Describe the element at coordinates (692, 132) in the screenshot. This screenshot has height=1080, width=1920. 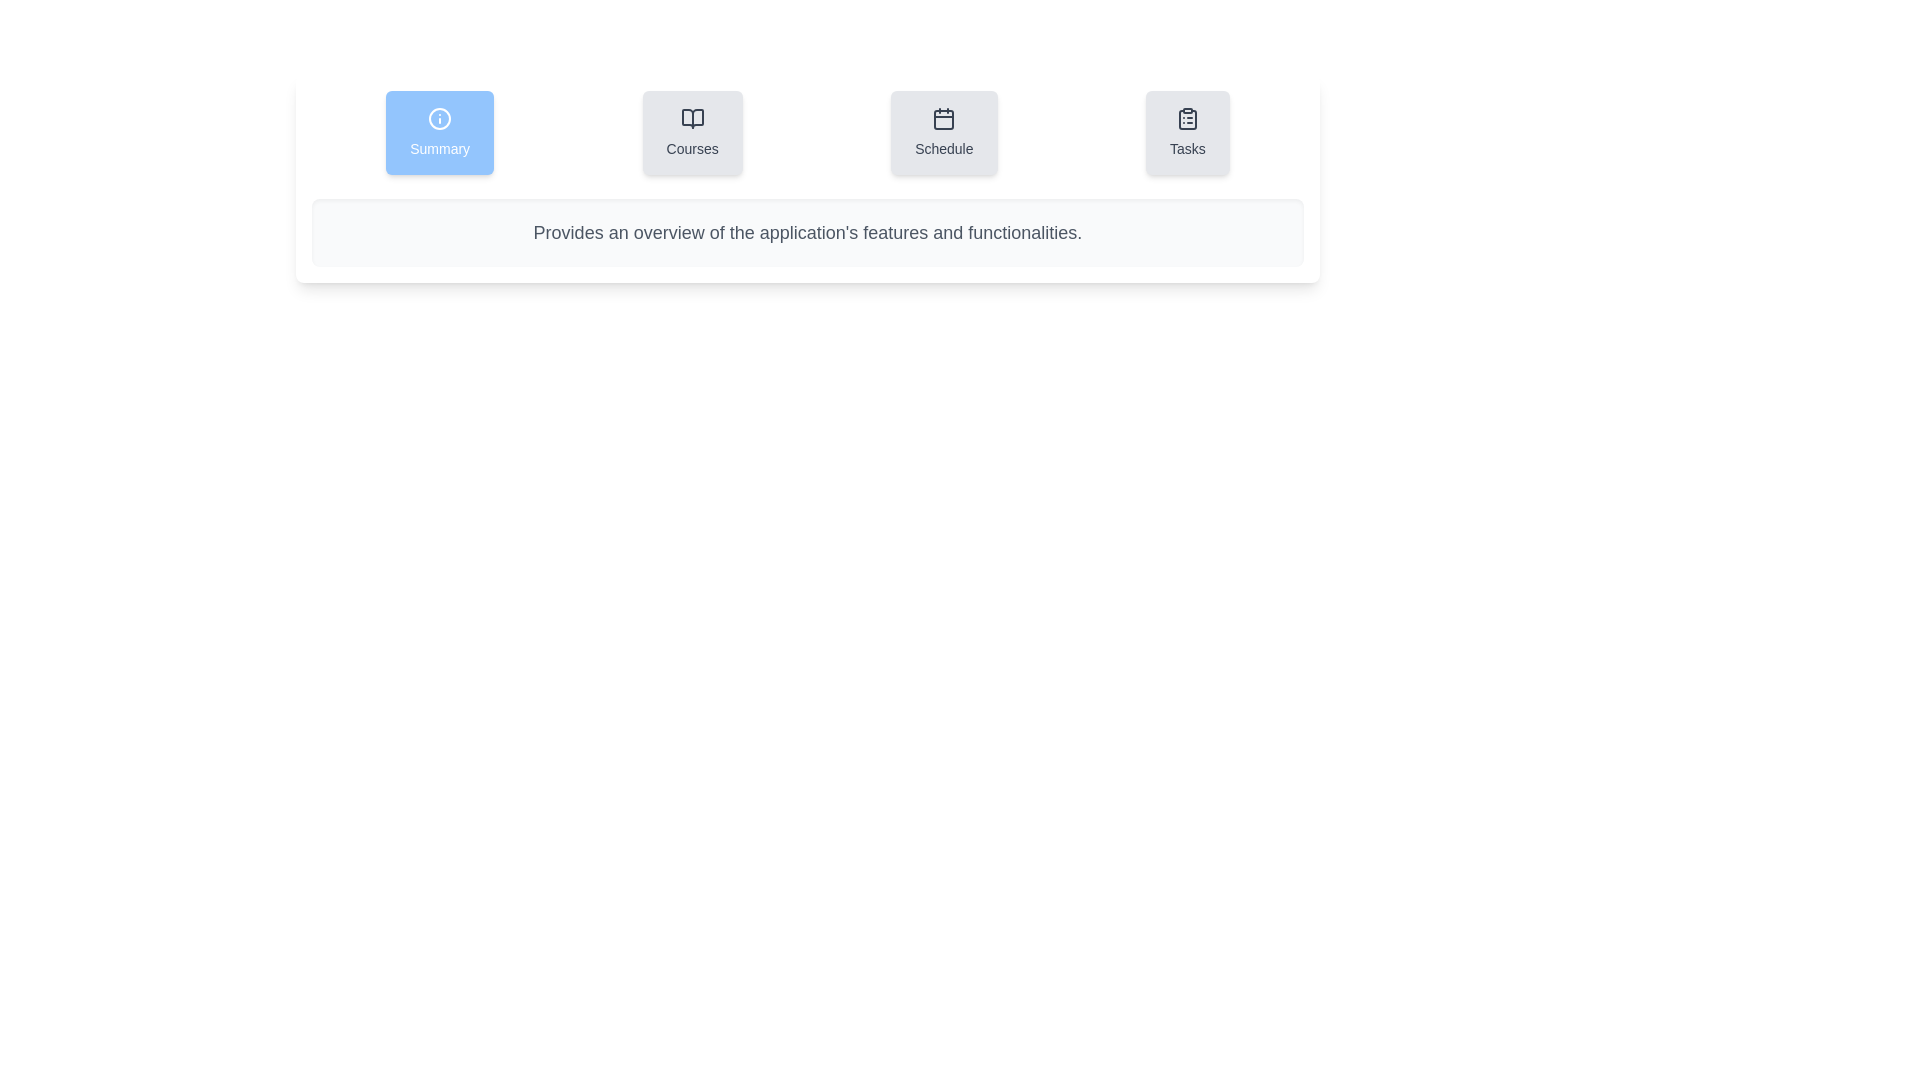
I see `the Courses tab` at that location.